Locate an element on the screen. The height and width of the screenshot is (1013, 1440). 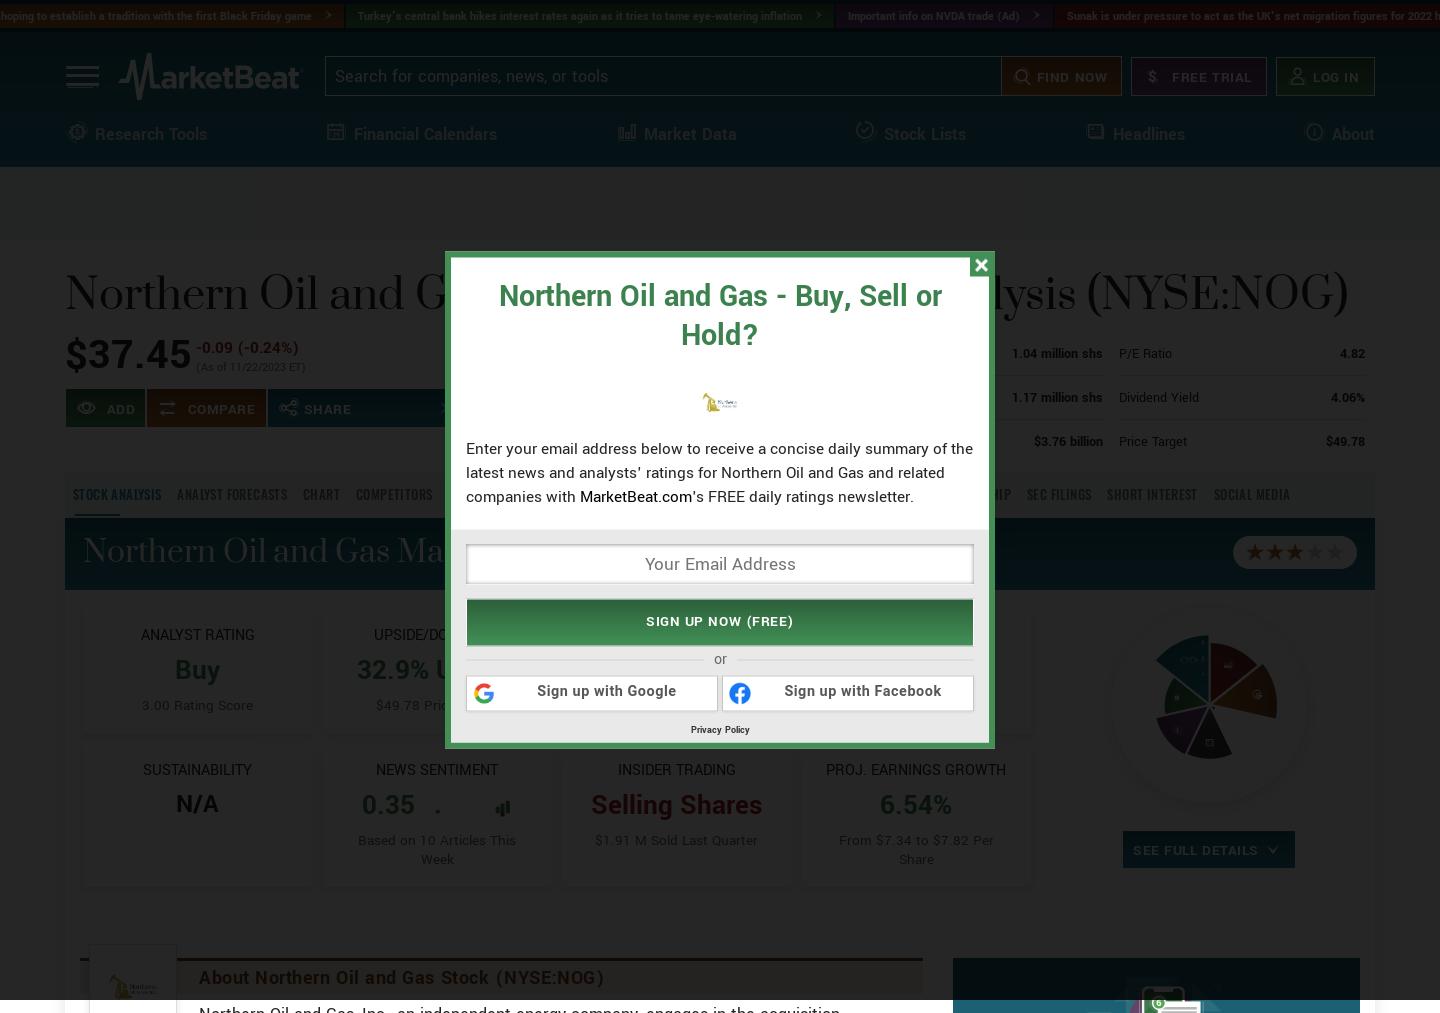
'32.9% Upside' is located at coordinates (436, 742).